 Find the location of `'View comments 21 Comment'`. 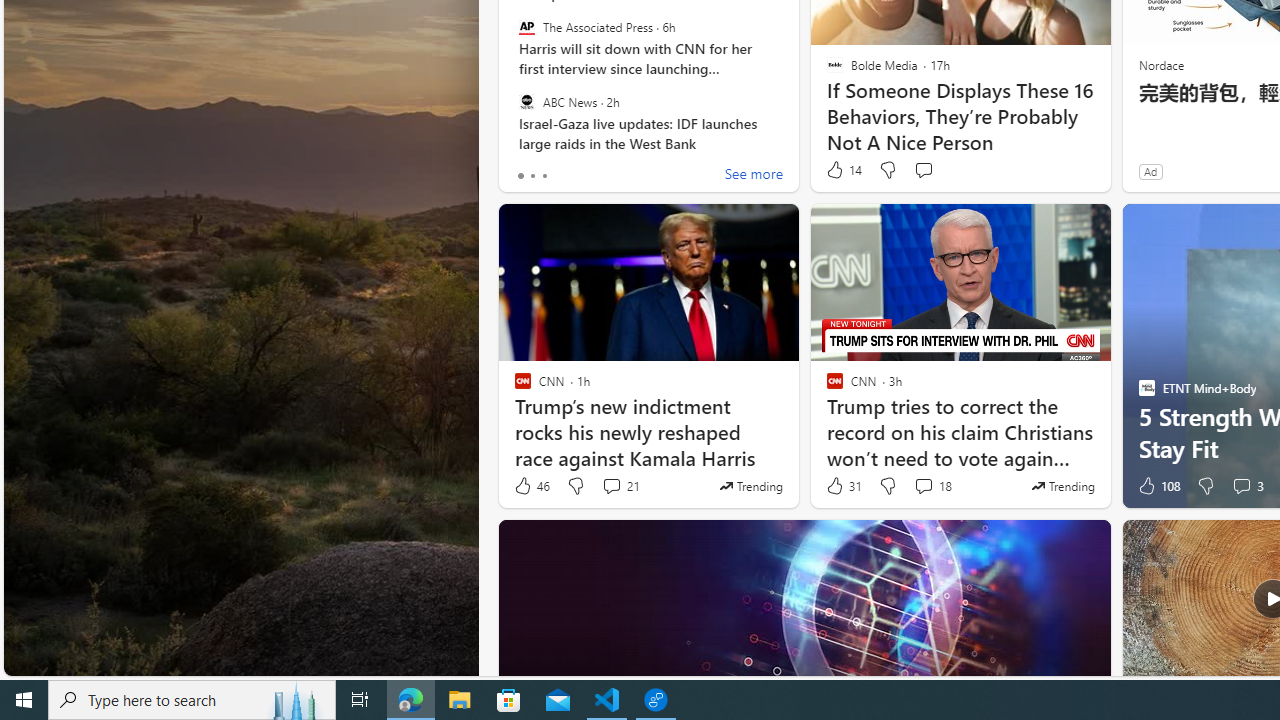

'View comments 21 Comment' is located at coordinates (619, 486).